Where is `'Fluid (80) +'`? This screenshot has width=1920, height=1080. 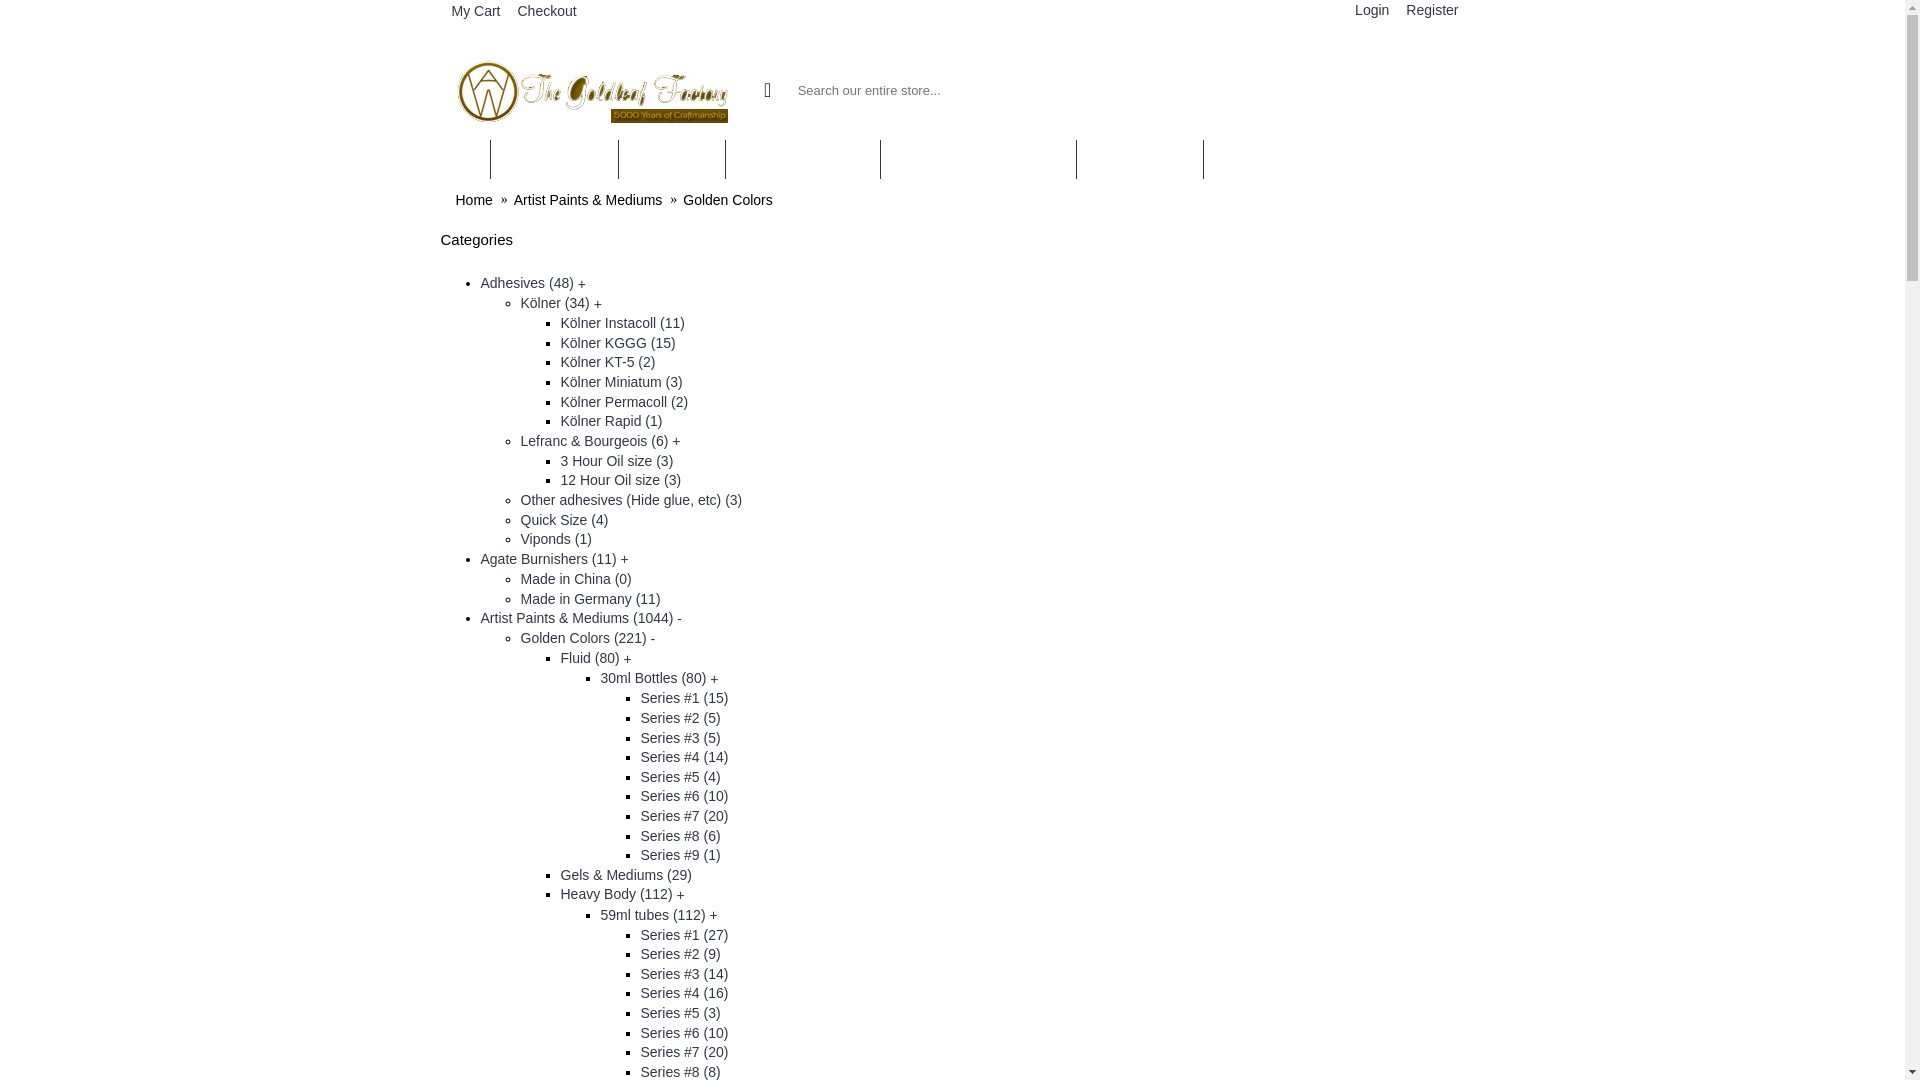 'Fluid (80) +' is located at coordinates (594, 658).